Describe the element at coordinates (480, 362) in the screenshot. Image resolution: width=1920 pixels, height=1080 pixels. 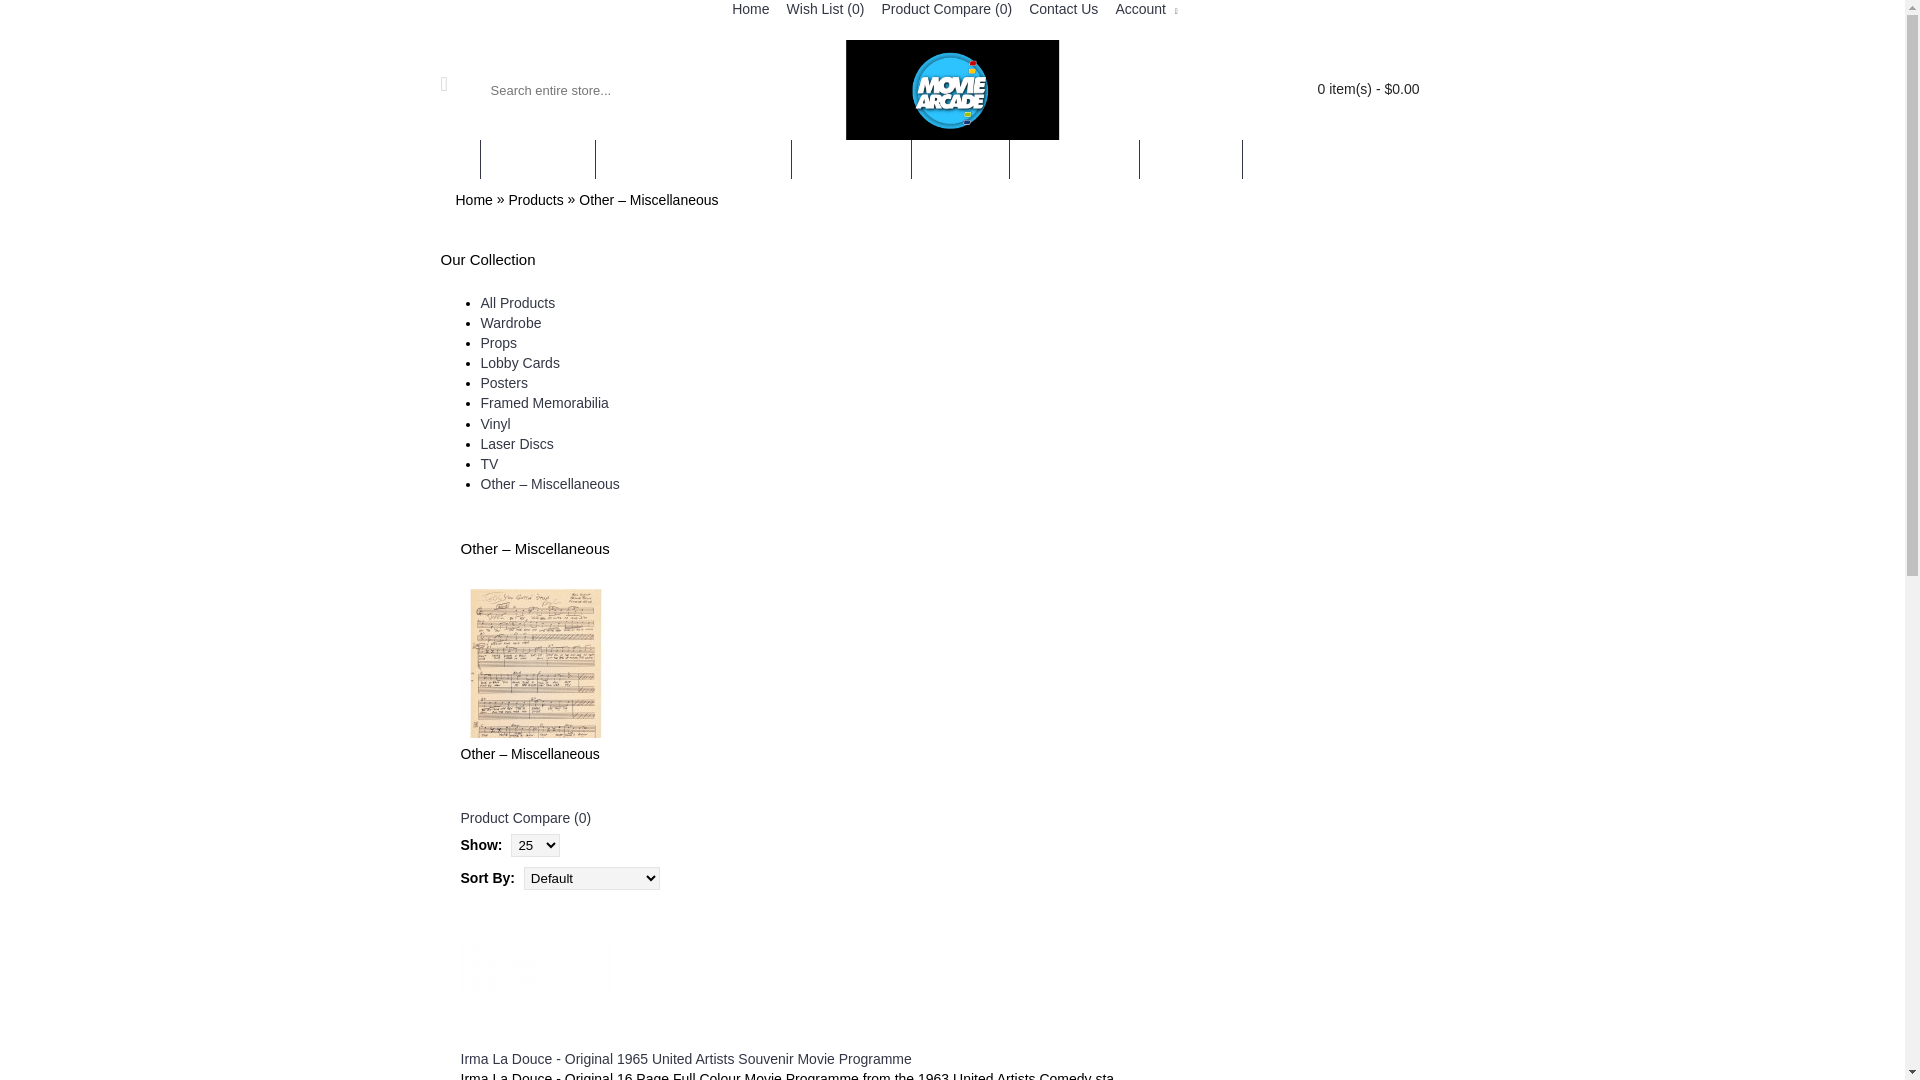
I see `'Lobby Cards'` at that location.